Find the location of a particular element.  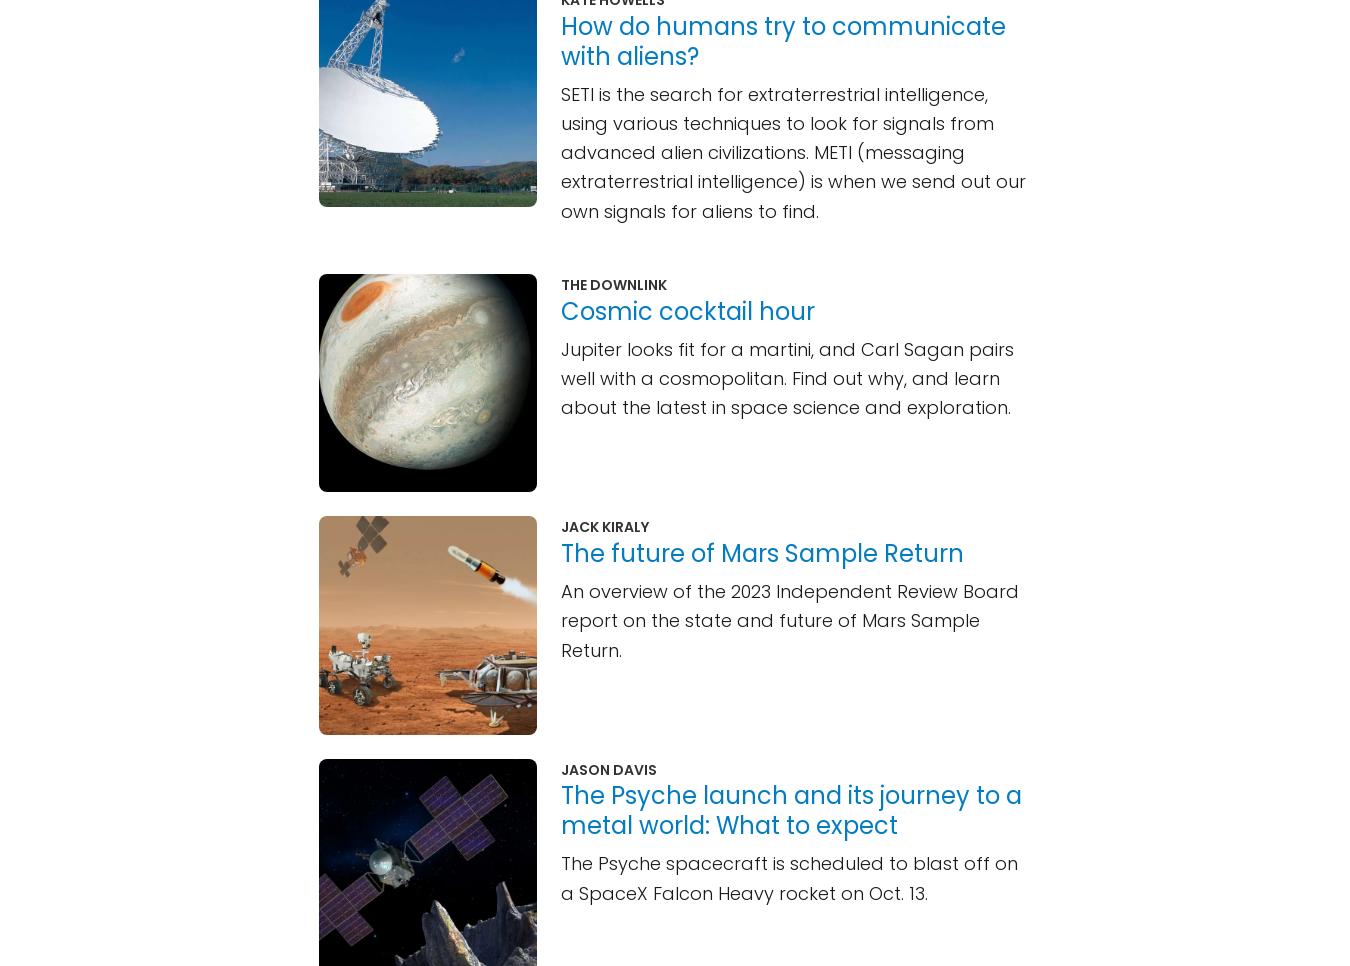

'The Downlink' is located at coordinates (613, 283).